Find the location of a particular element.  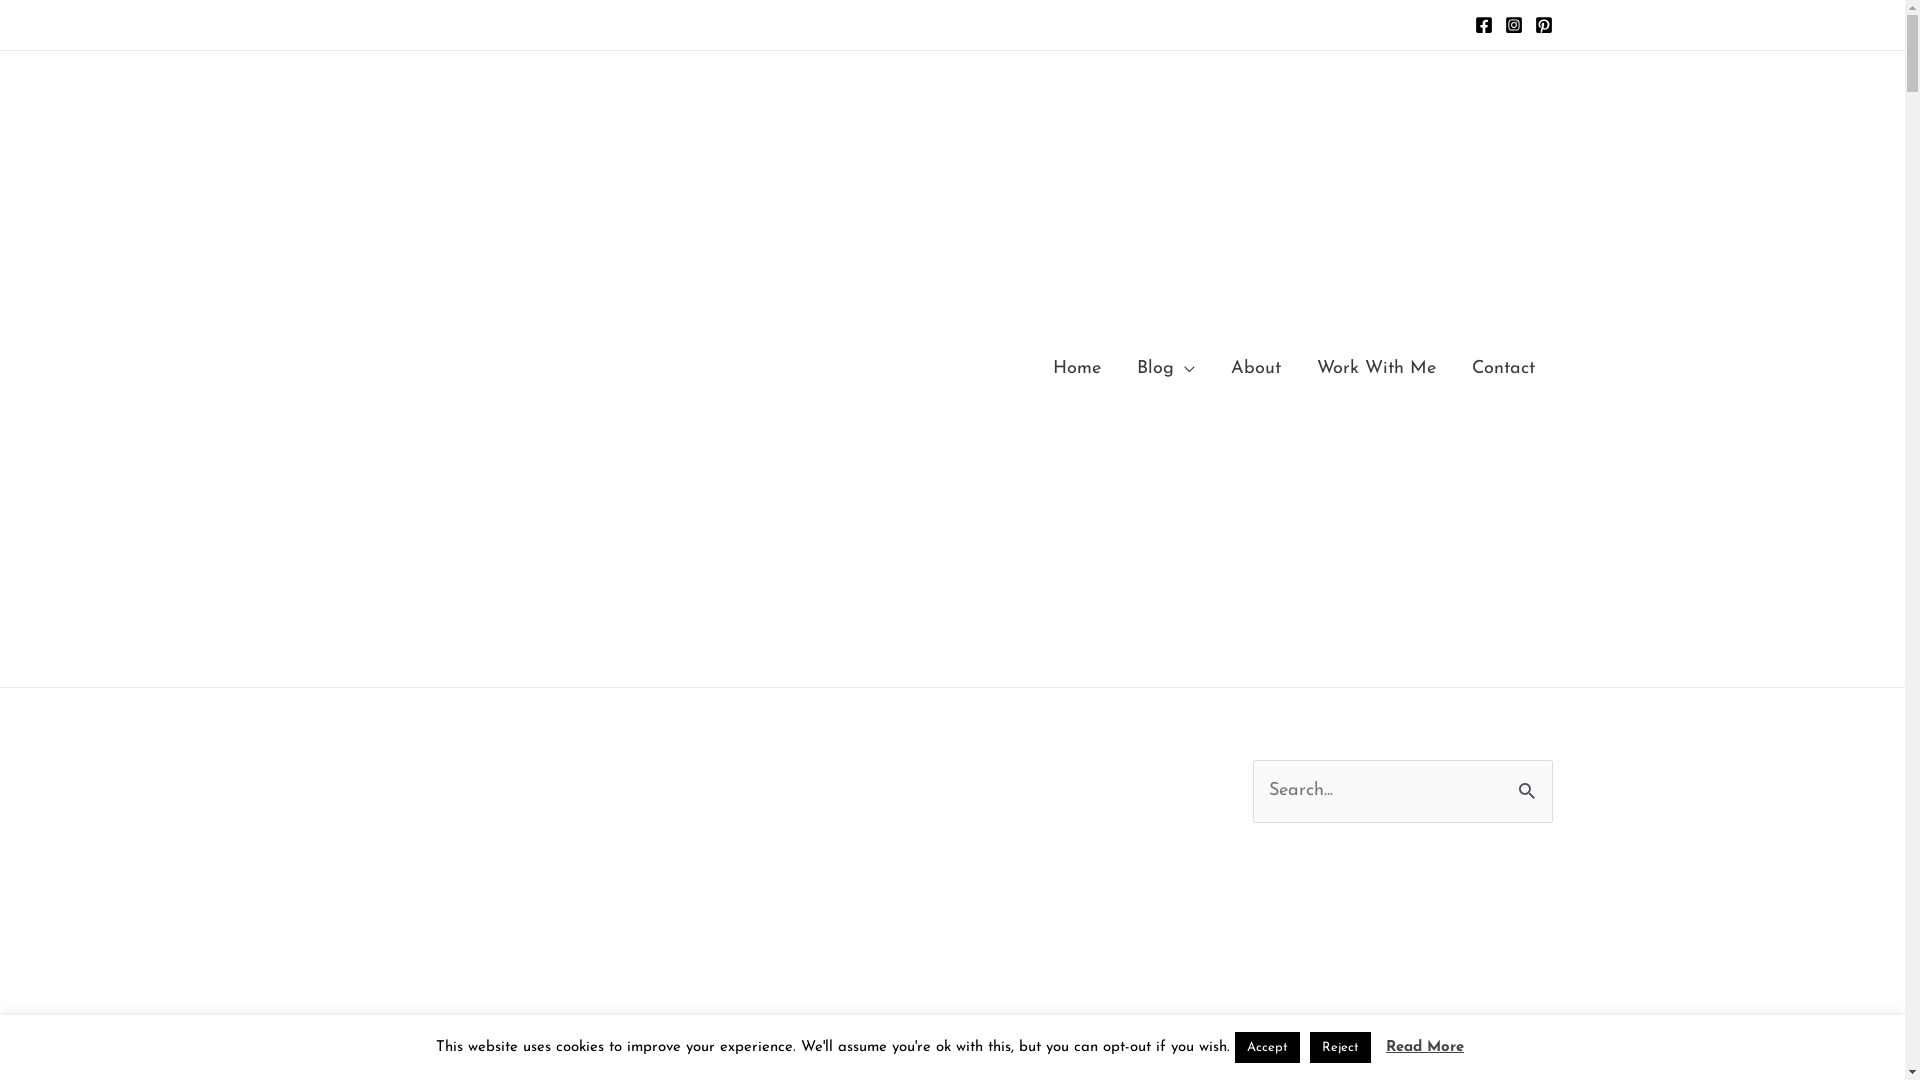

'Contact' is located at coordinates (1503, 369).